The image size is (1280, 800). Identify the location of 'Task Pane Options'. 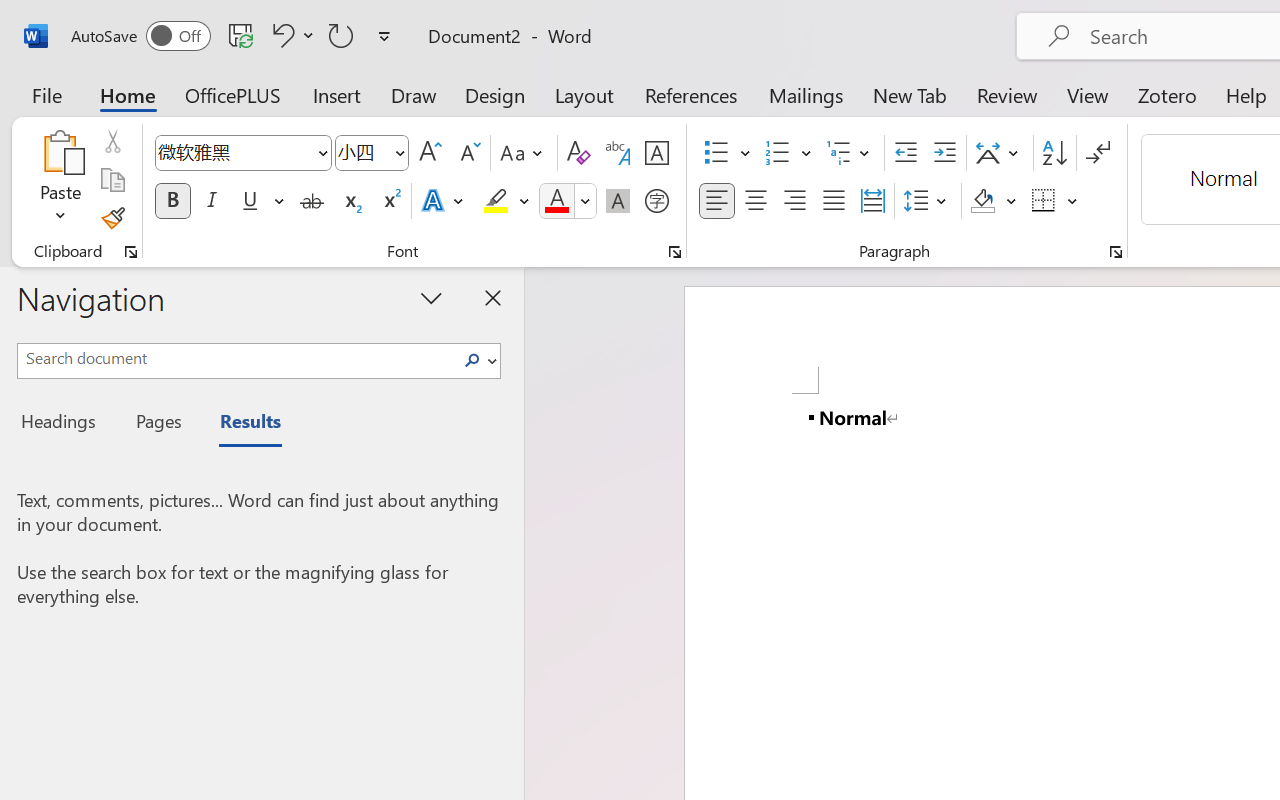
(431, 297).